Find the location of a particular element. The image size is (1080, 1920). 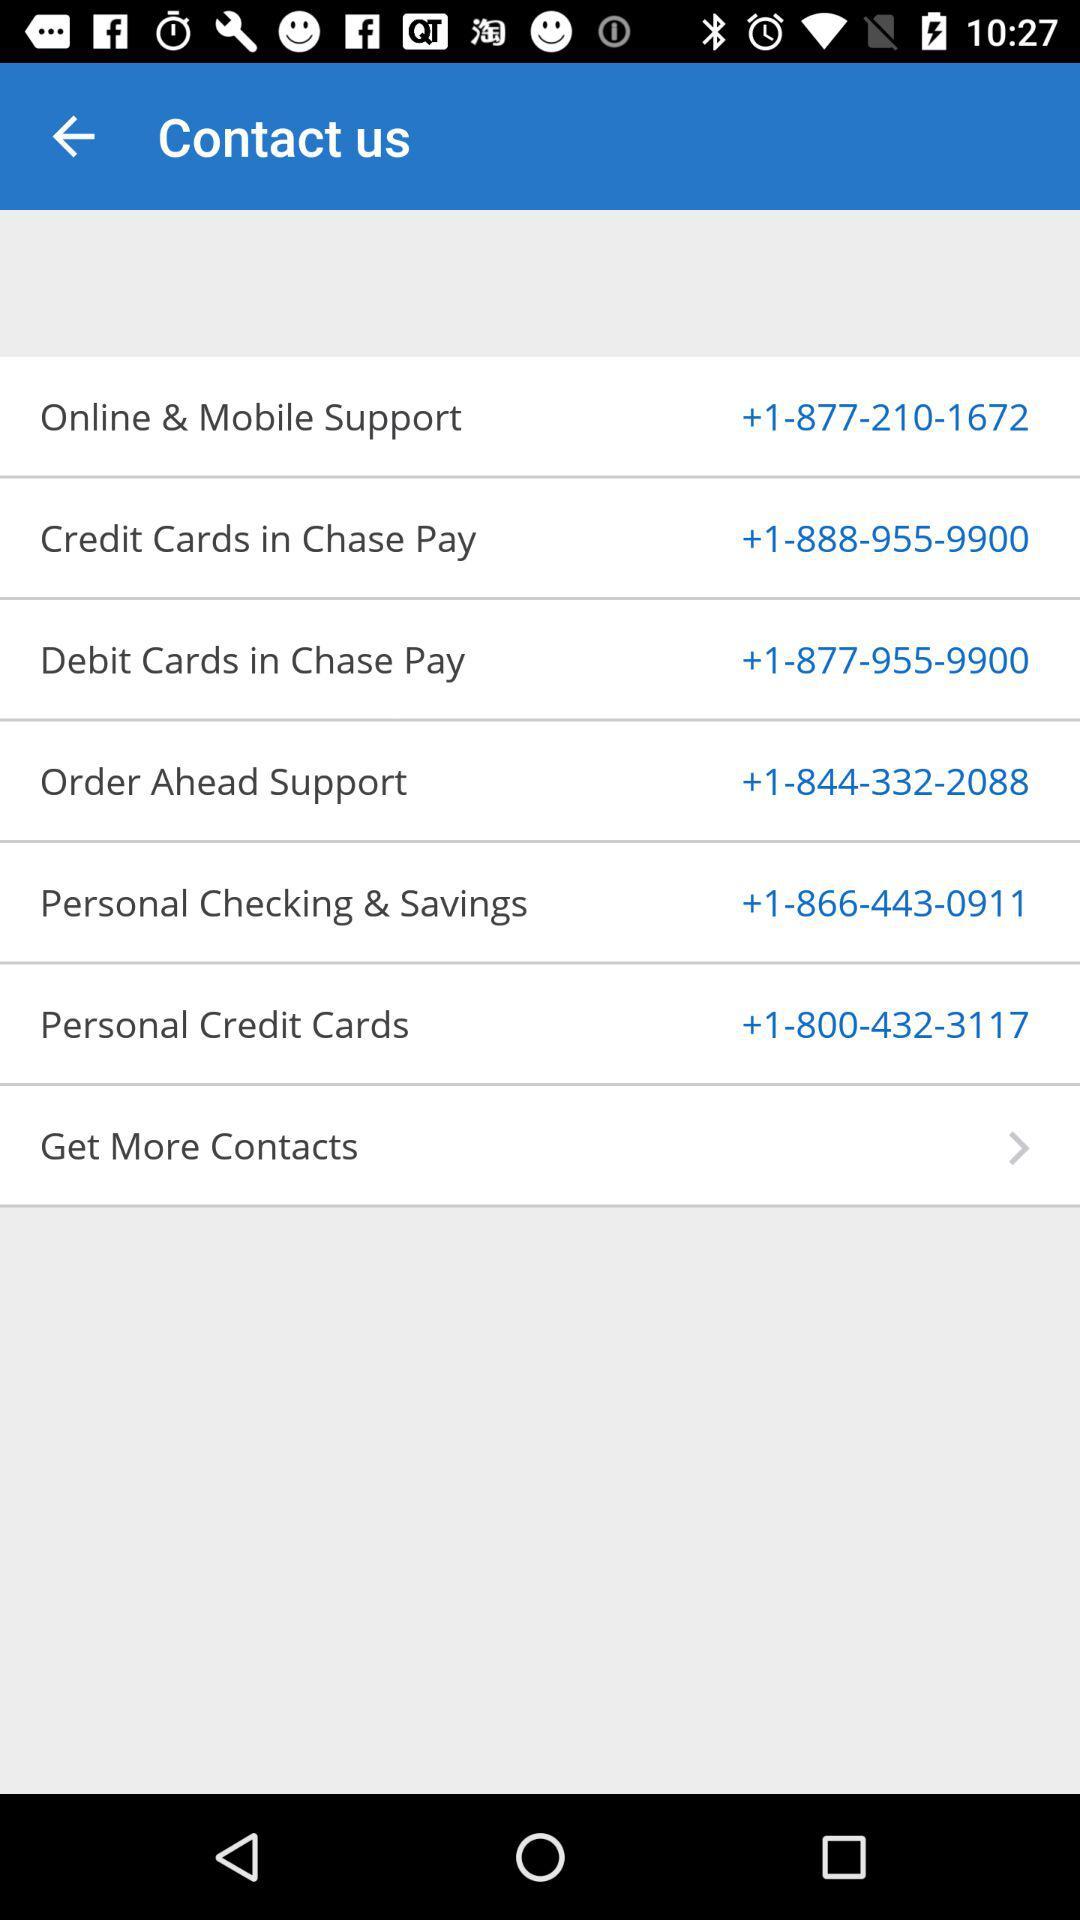

1 800 432 item is located at coordinates (837, 1023).